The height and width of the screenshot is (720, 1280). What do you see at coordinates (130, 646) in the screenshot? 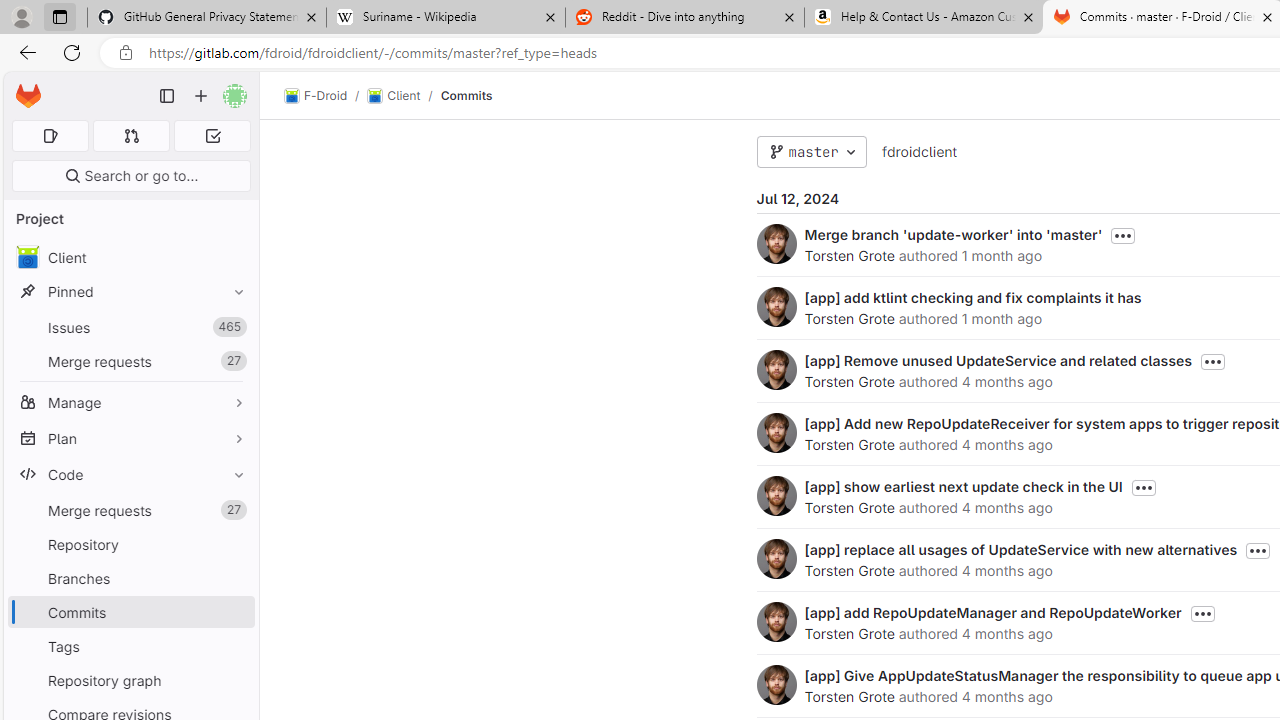
I see `'Tags'` at bounding box center [130, 646].